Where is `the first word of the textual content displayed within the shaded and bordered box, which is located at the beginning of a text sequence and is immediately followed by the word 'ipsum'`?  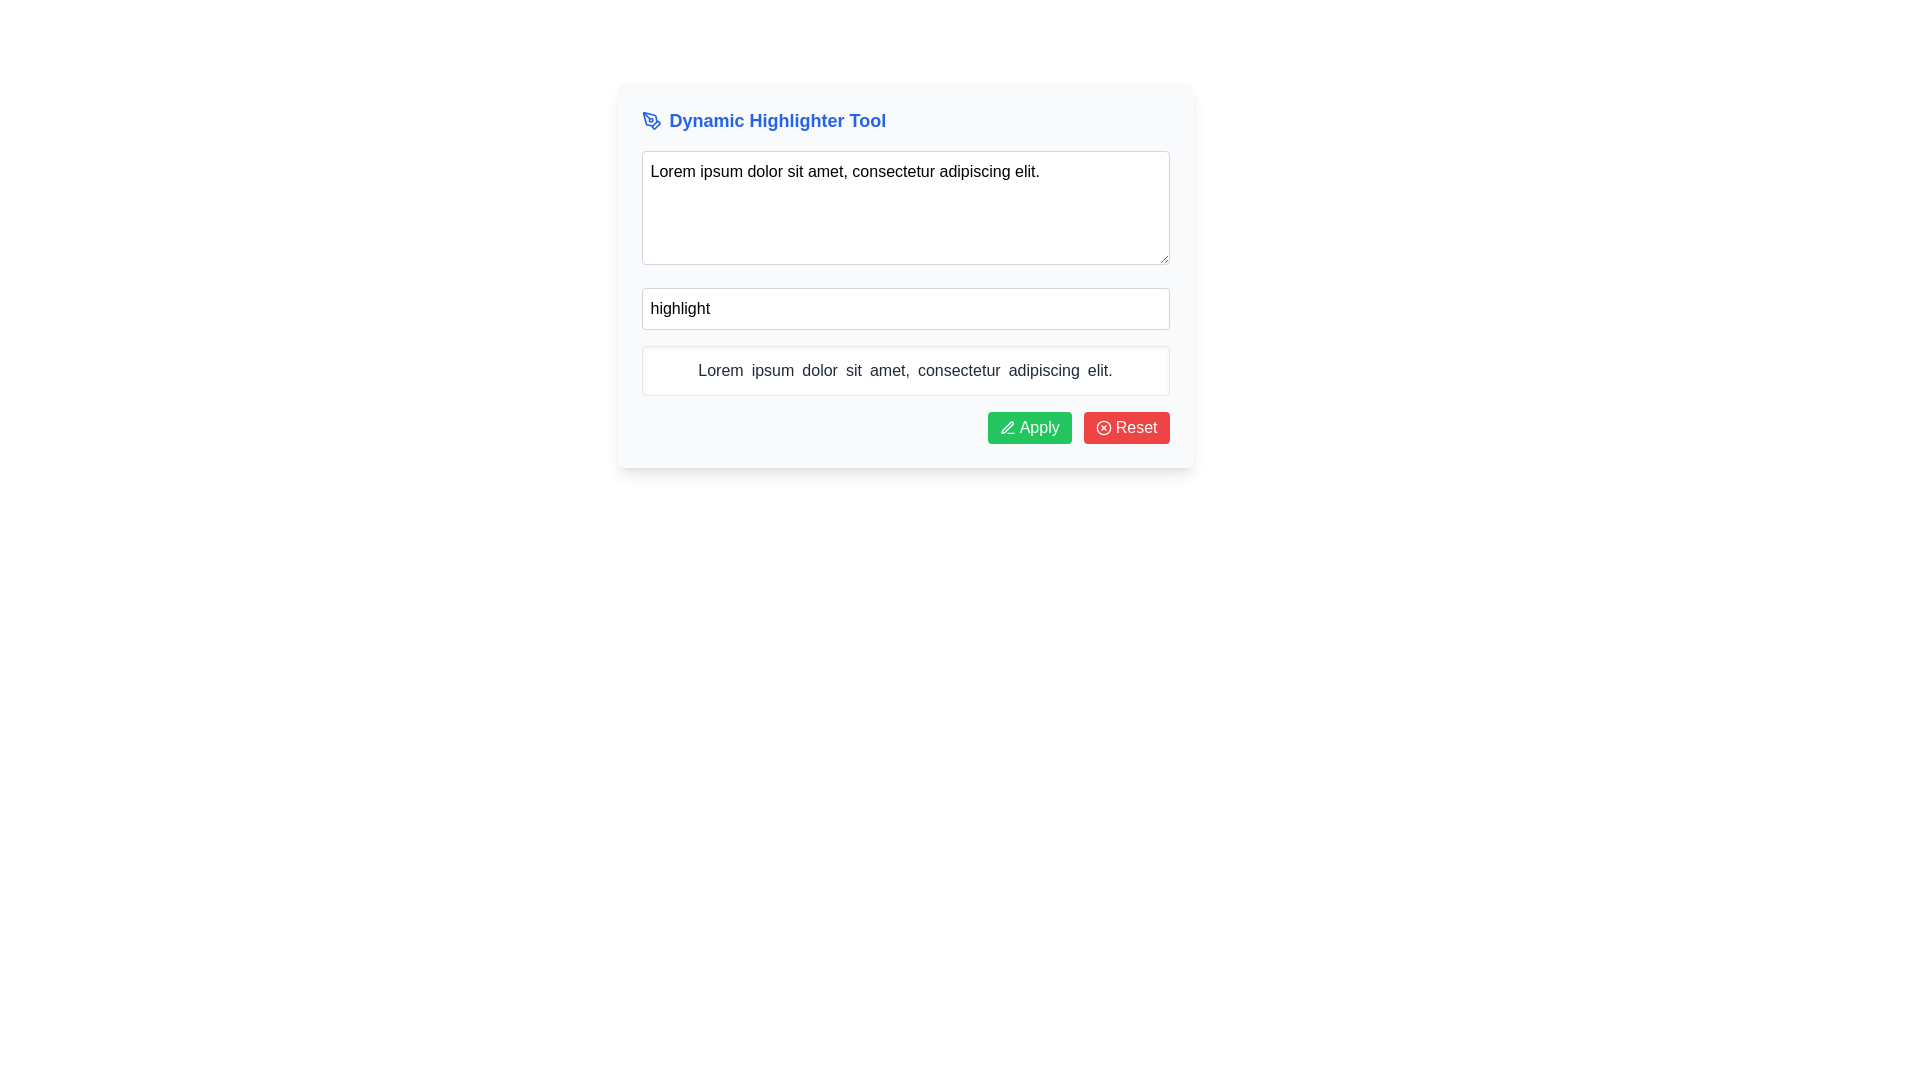 the first word of the textual content displayed within the shaded and bordered box, which is located at the beginning of a text sequence and is immediately followed by the word 'ipsum' is located at coordinates (720, 370).